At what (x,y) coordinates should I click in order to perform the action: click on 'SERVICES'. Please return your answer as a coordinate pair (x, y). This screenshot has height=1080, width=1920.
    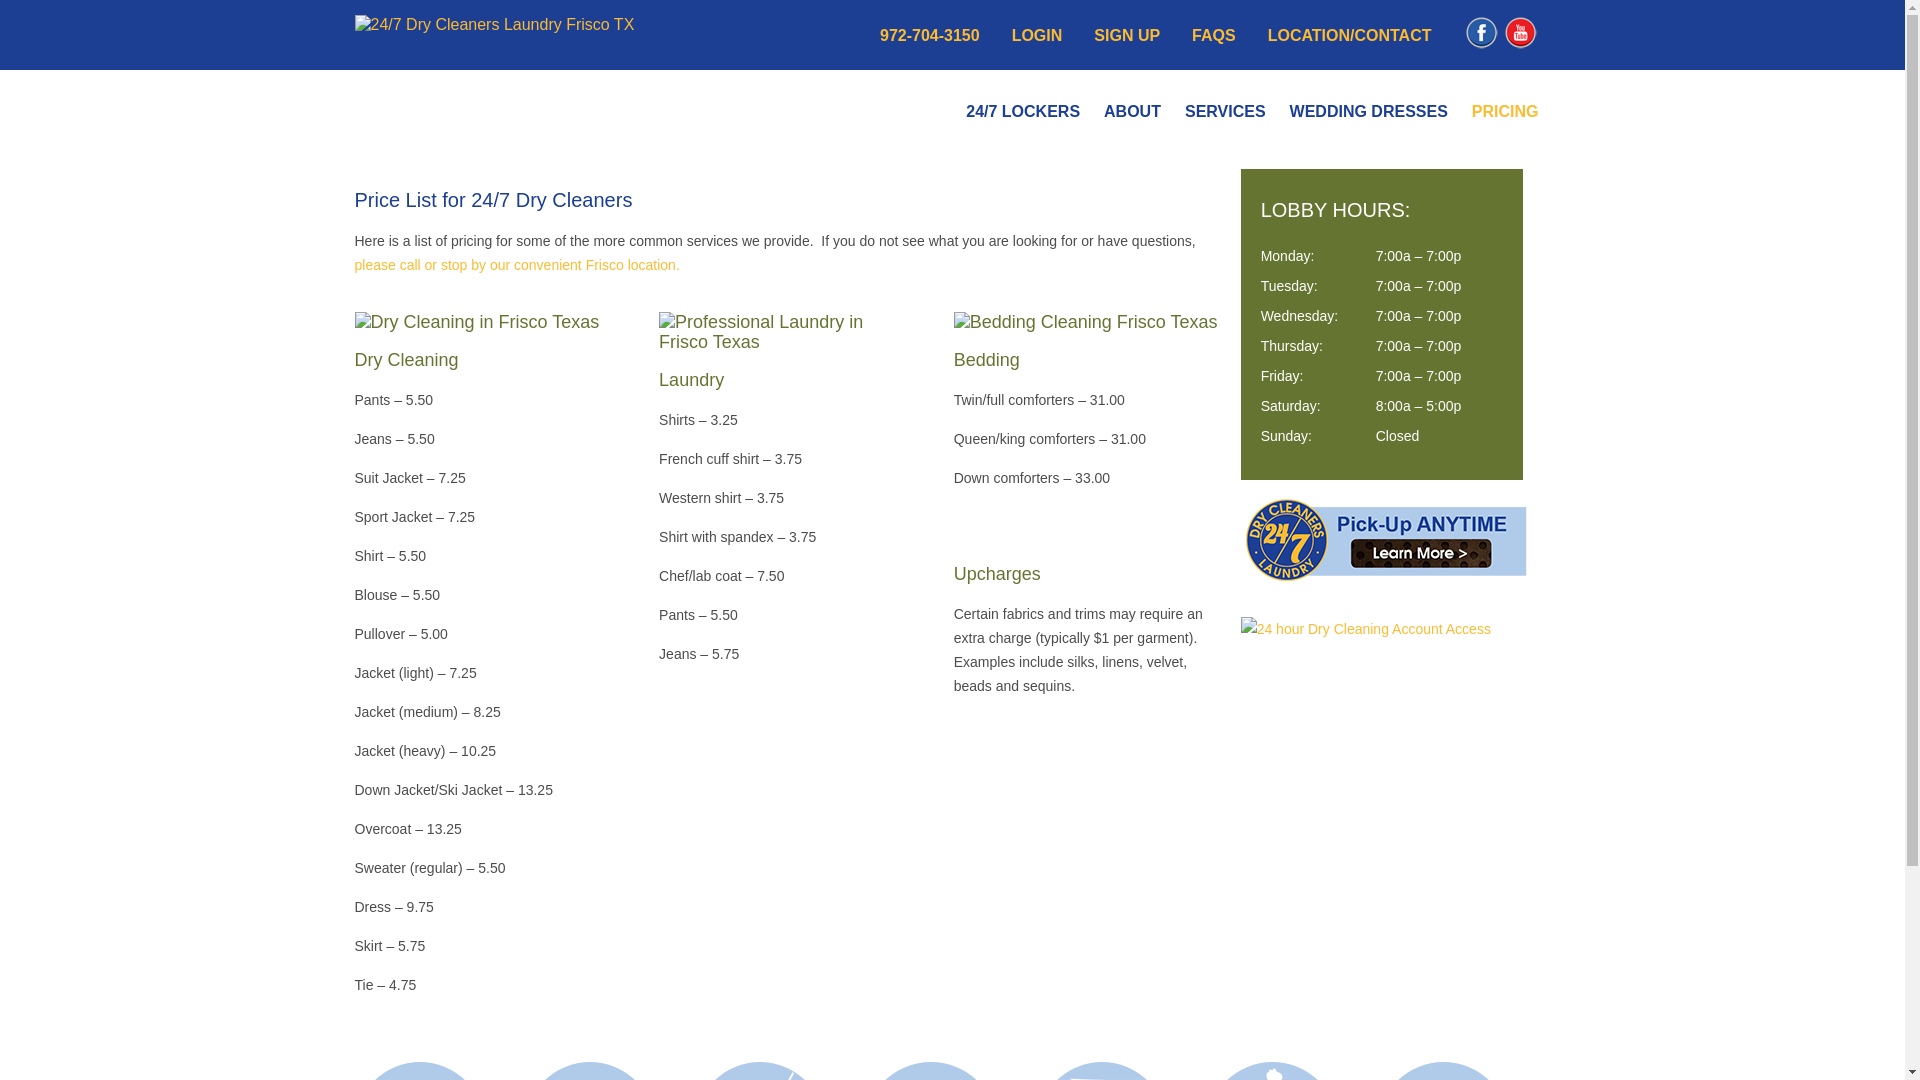
    Looking at the image, I should click on (1224, 111).